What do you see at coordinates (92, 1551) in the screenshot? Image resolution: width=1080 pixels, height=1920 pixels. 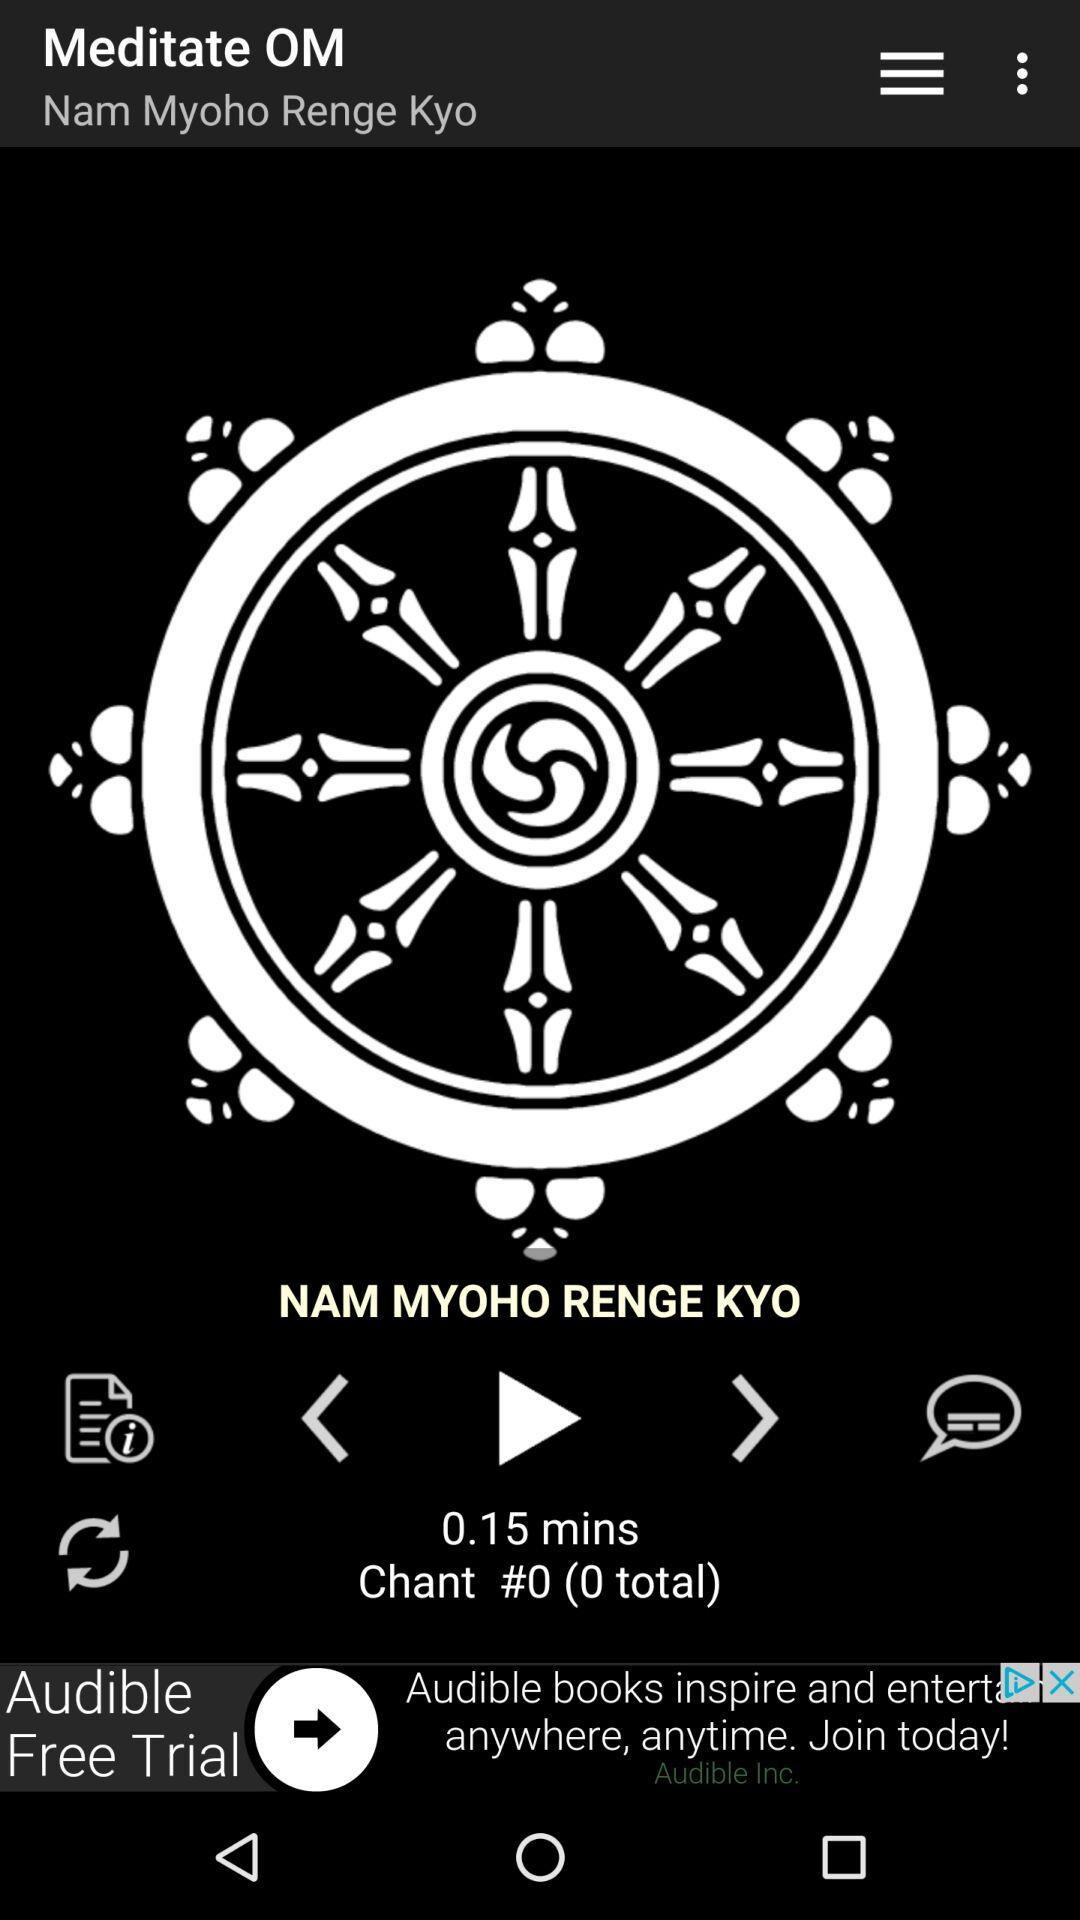 I see `rotate button` at bounding box center [92, 1551].